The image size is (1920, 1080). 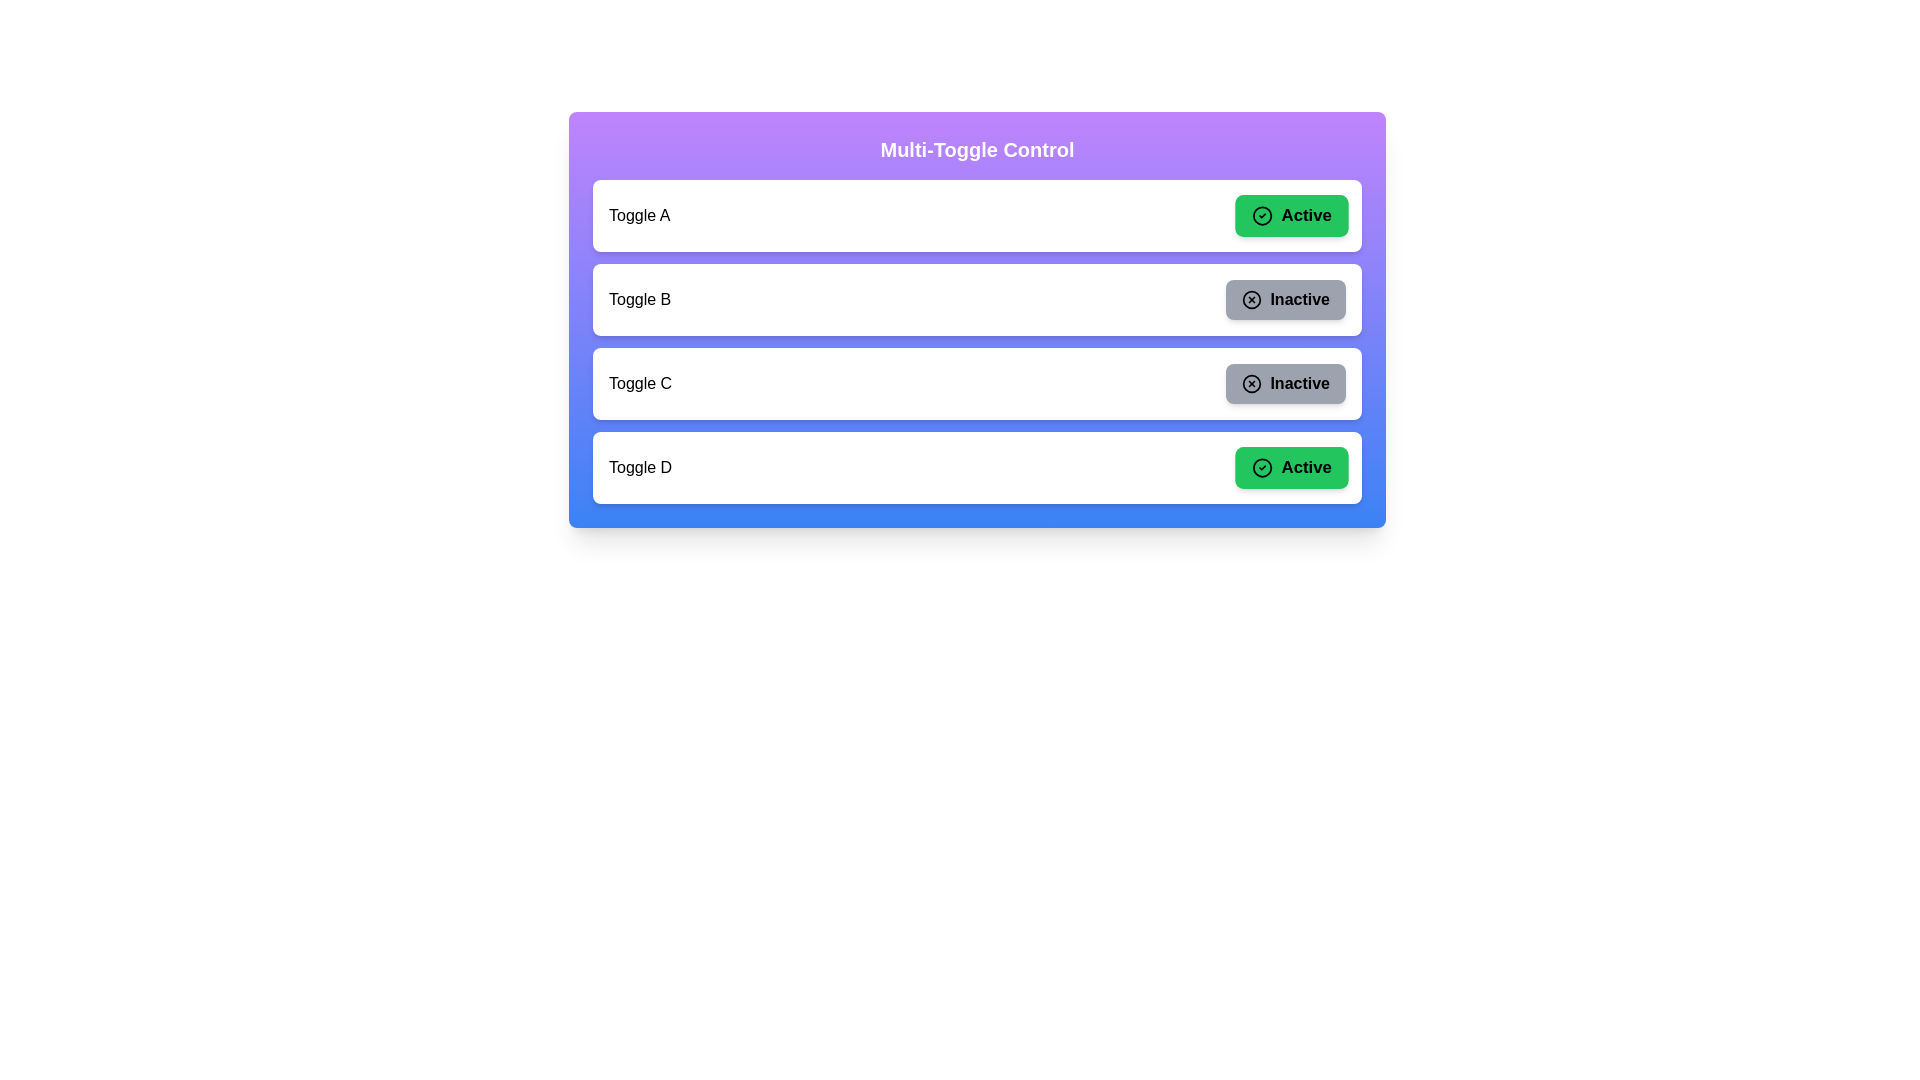 I want to click on label 'Toggle C' which is styled in a simple sans-serif font and located within the third card of toggle options, positioned towards the left side of the card, next to the 'Inactive' button, so click(x=640, y=384).